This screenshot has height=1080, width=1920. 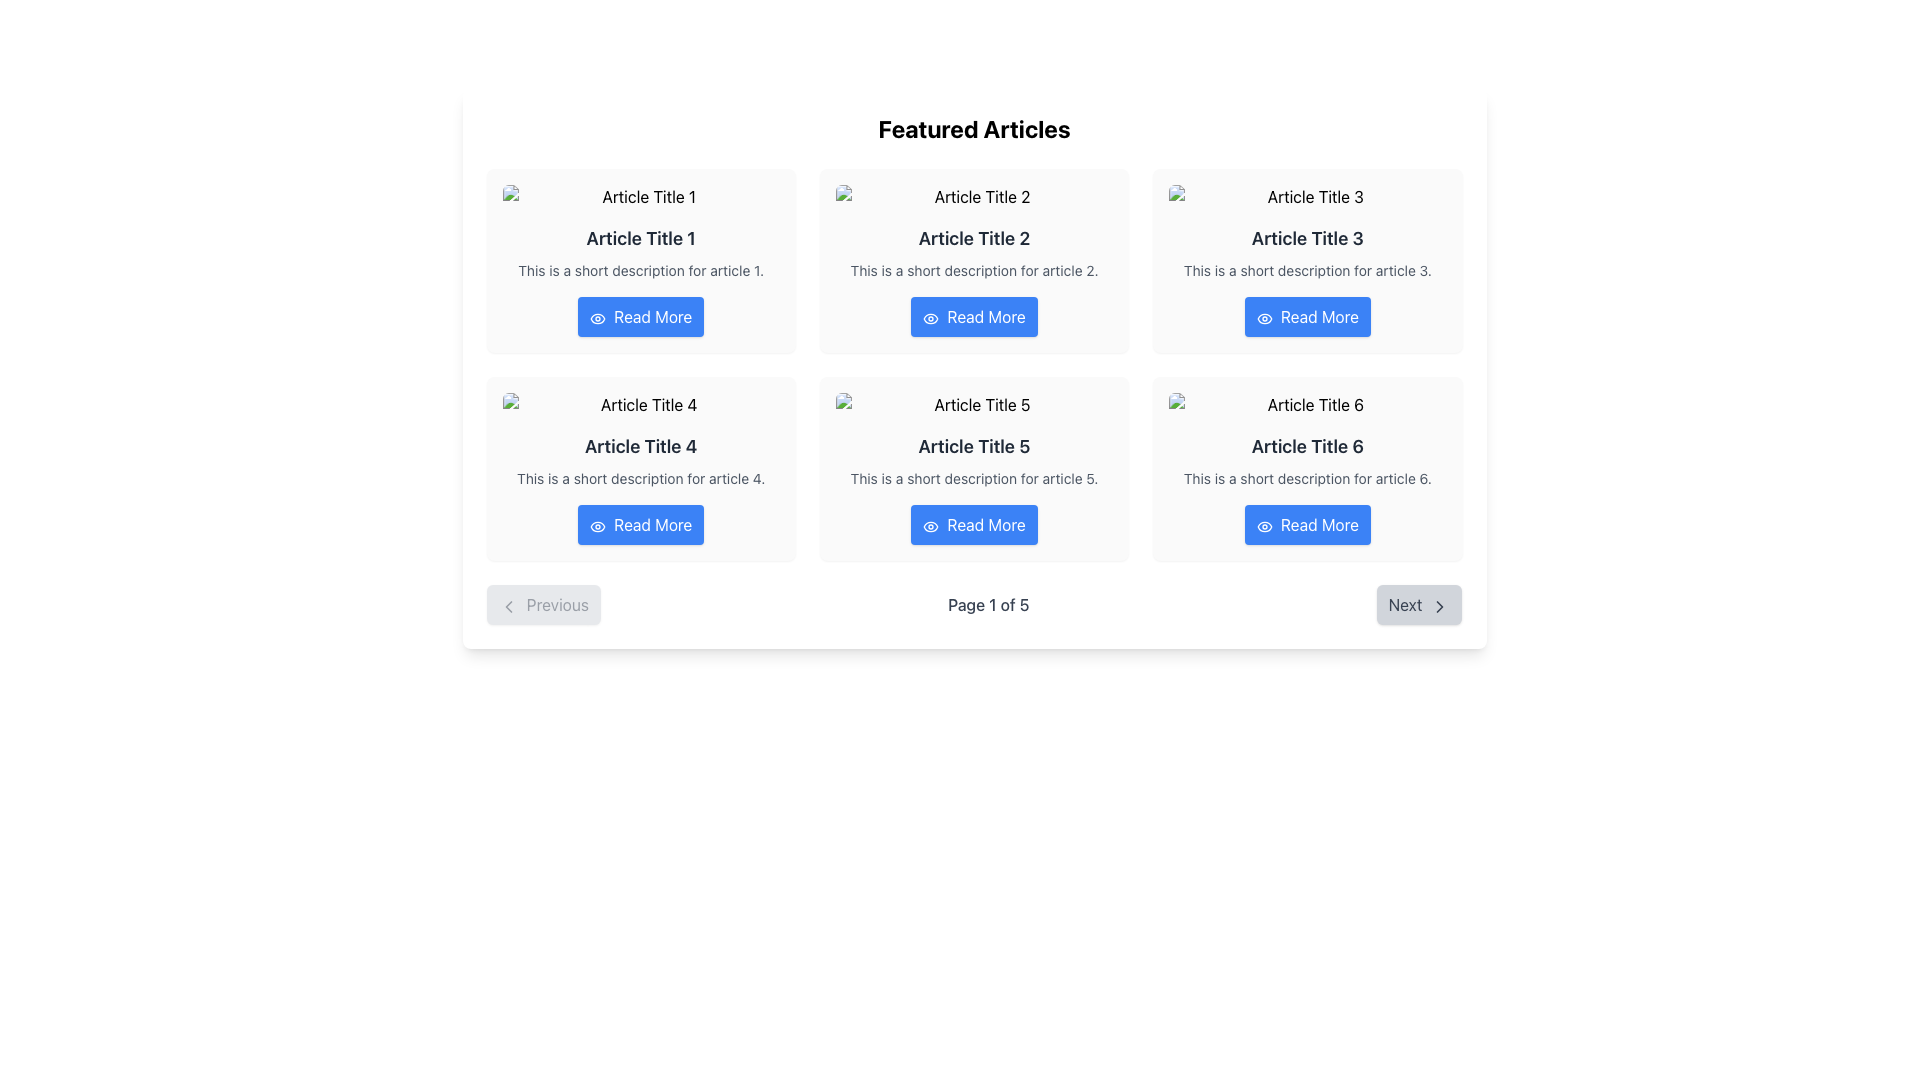 What do you see at coordinates (974, 315) in the screenshot?
I see `the 'Read More' button with a blue background and white text, located in the bottom-right area of the card for 'Article Title 2'` at bounding box center [974, 315].